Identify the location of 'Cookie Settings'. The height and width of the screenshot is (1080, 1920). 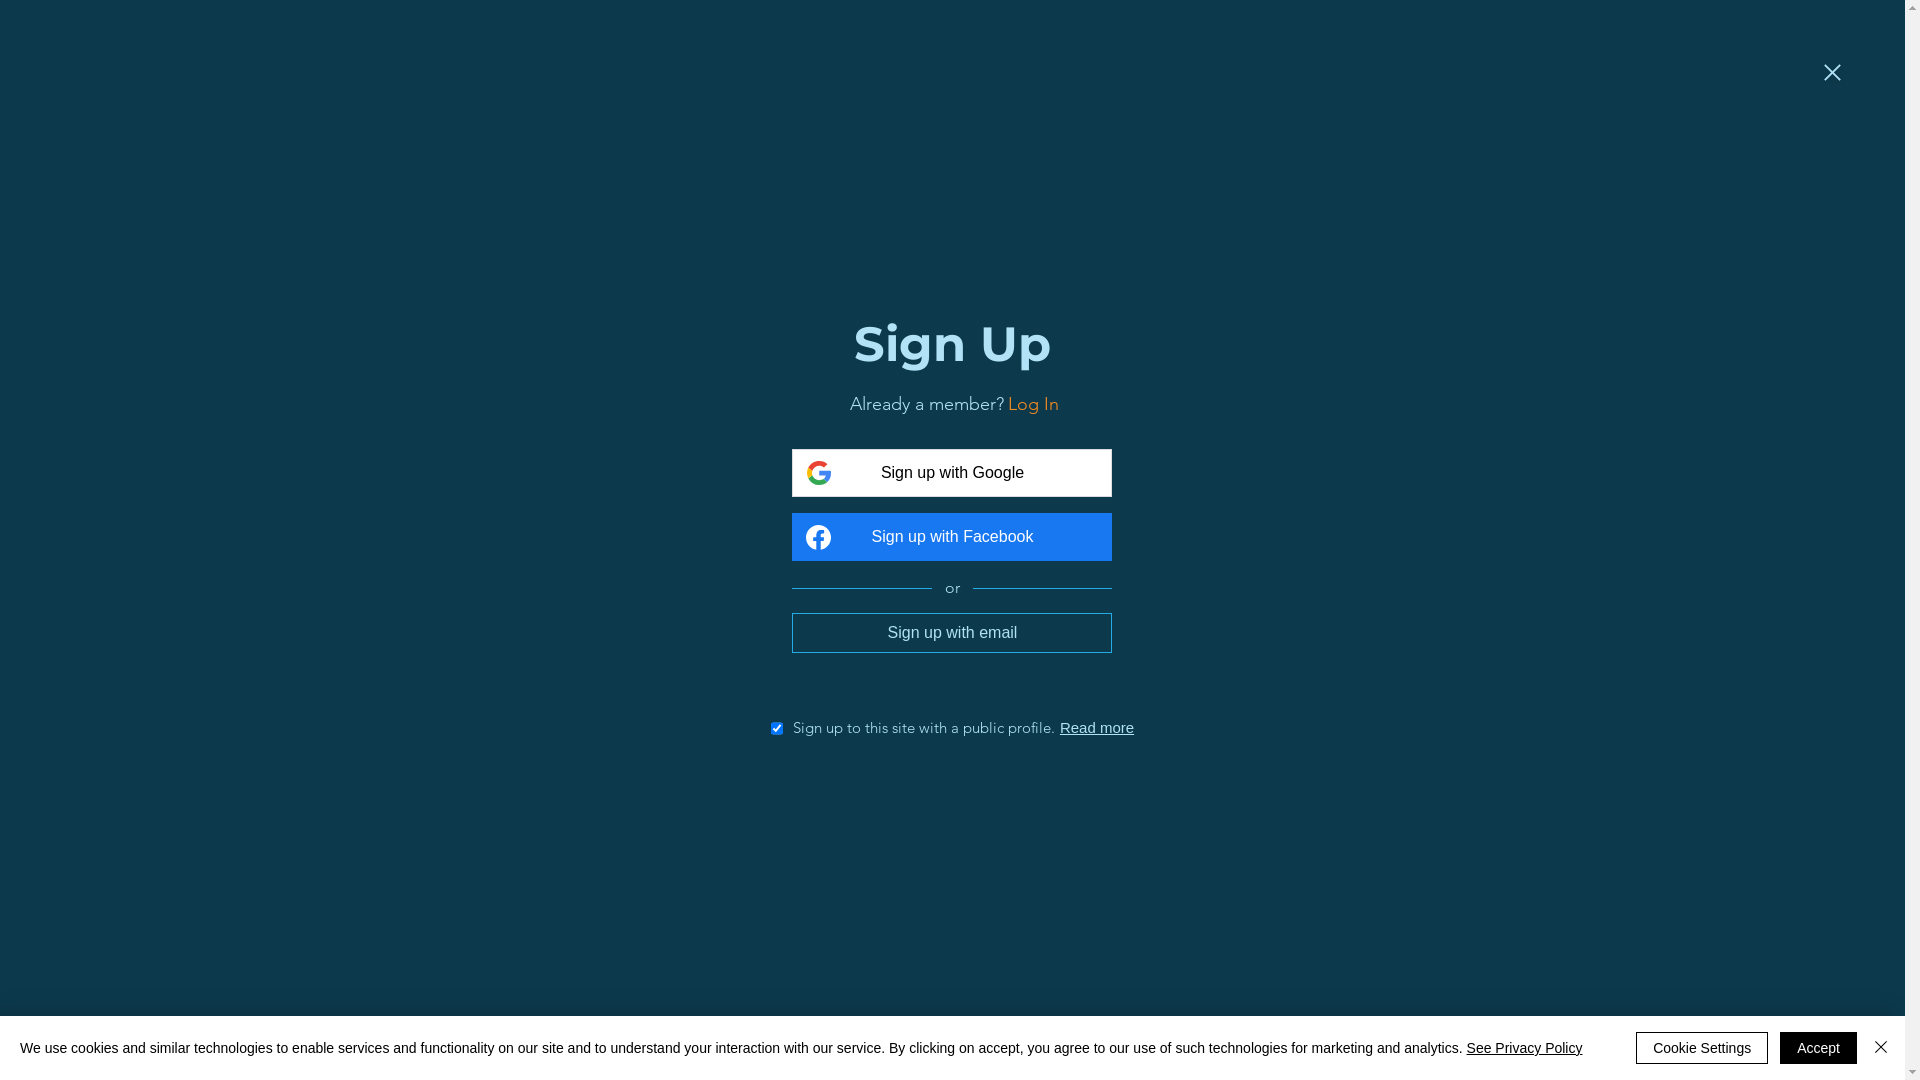
(1701, 1047).